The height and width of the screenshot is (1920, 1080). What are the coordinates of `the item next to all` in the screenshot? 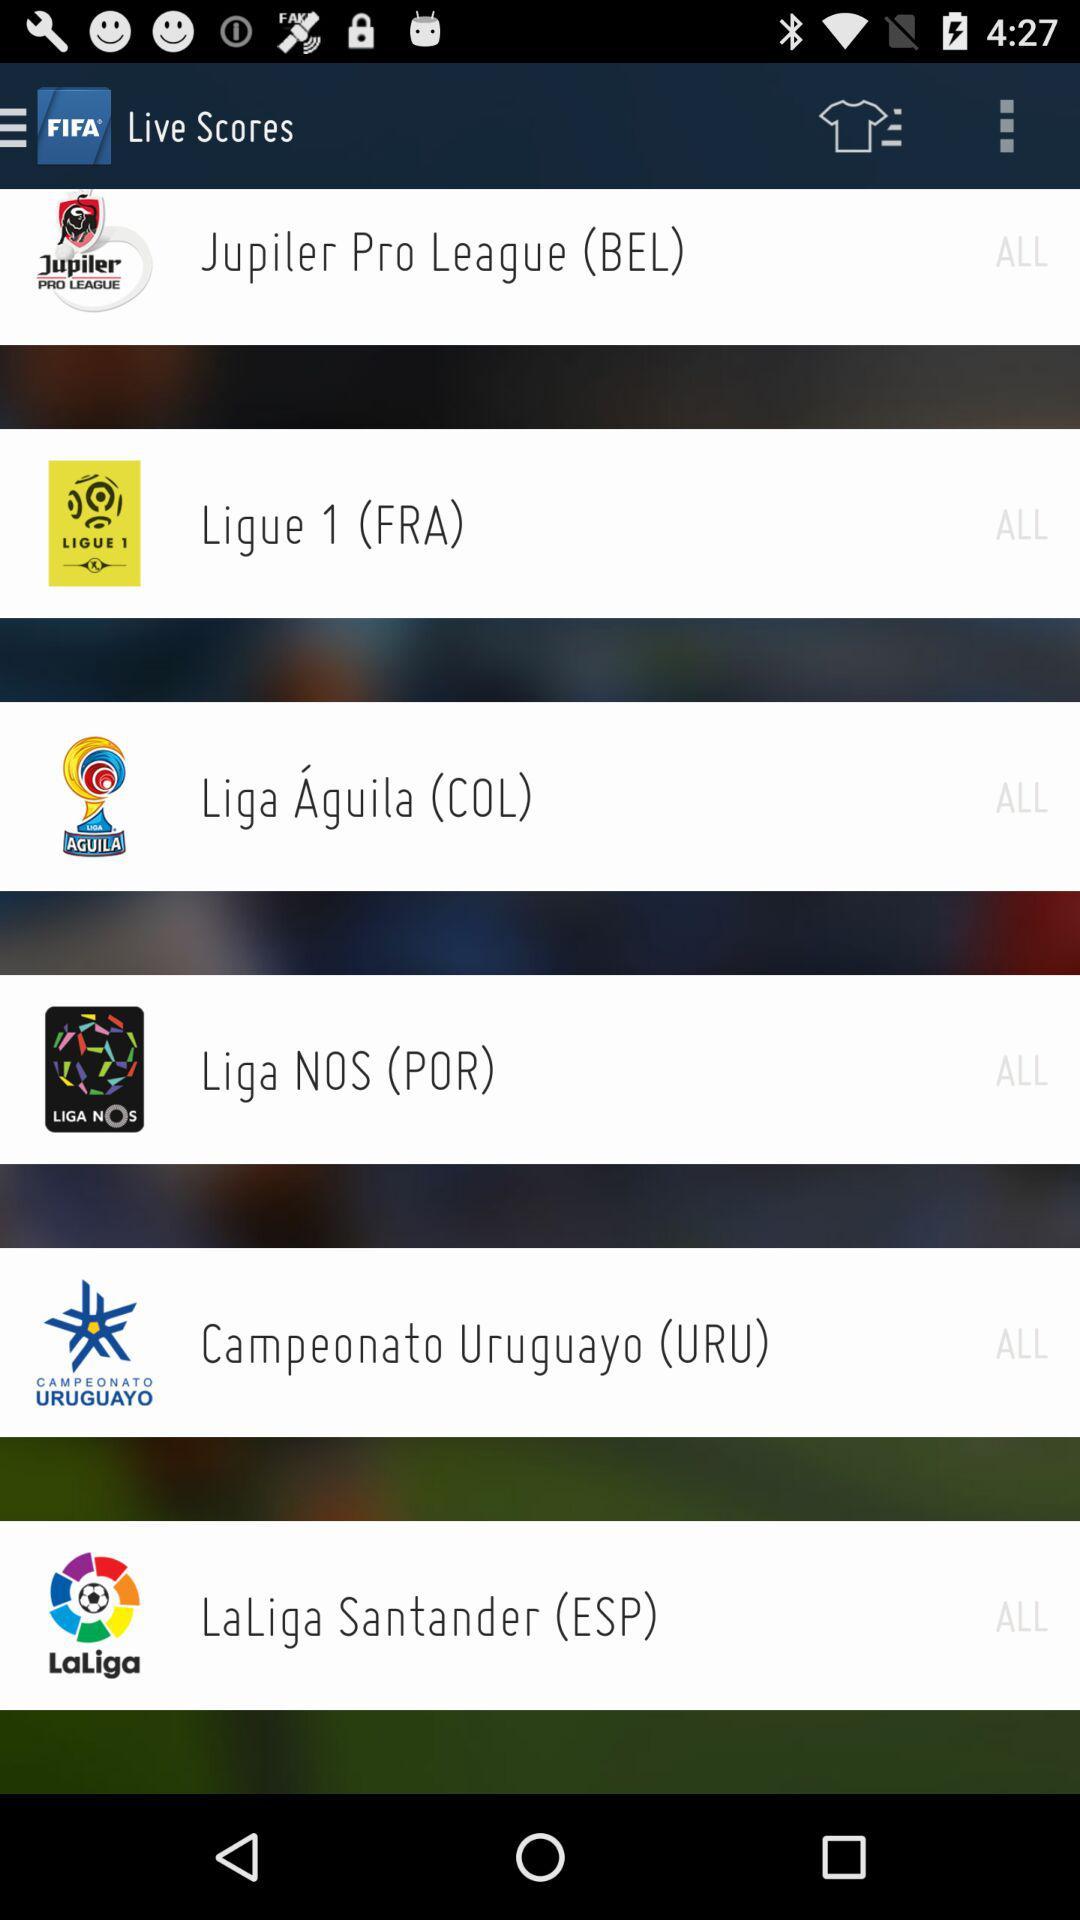 It's located at (596, 249).